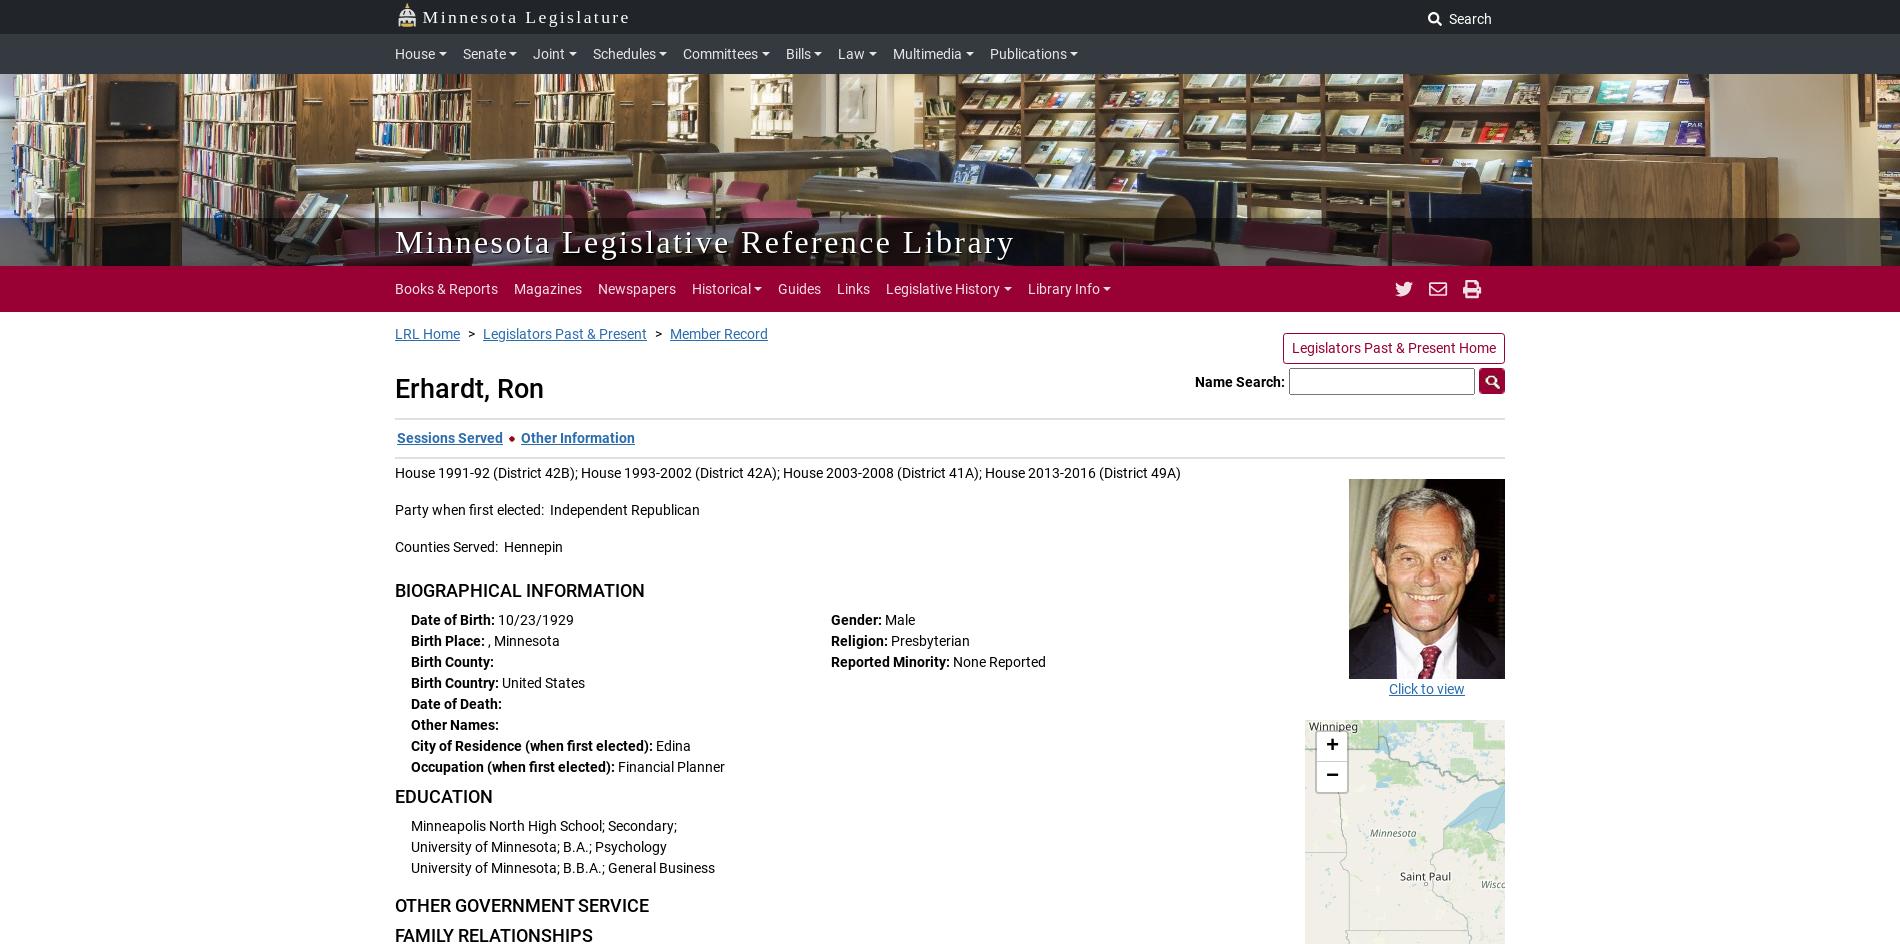 This screenshot has width=1900, height=944. Describe the element at coordinates (691, 288) in the screenshot. I see `'Historical'` at that location.